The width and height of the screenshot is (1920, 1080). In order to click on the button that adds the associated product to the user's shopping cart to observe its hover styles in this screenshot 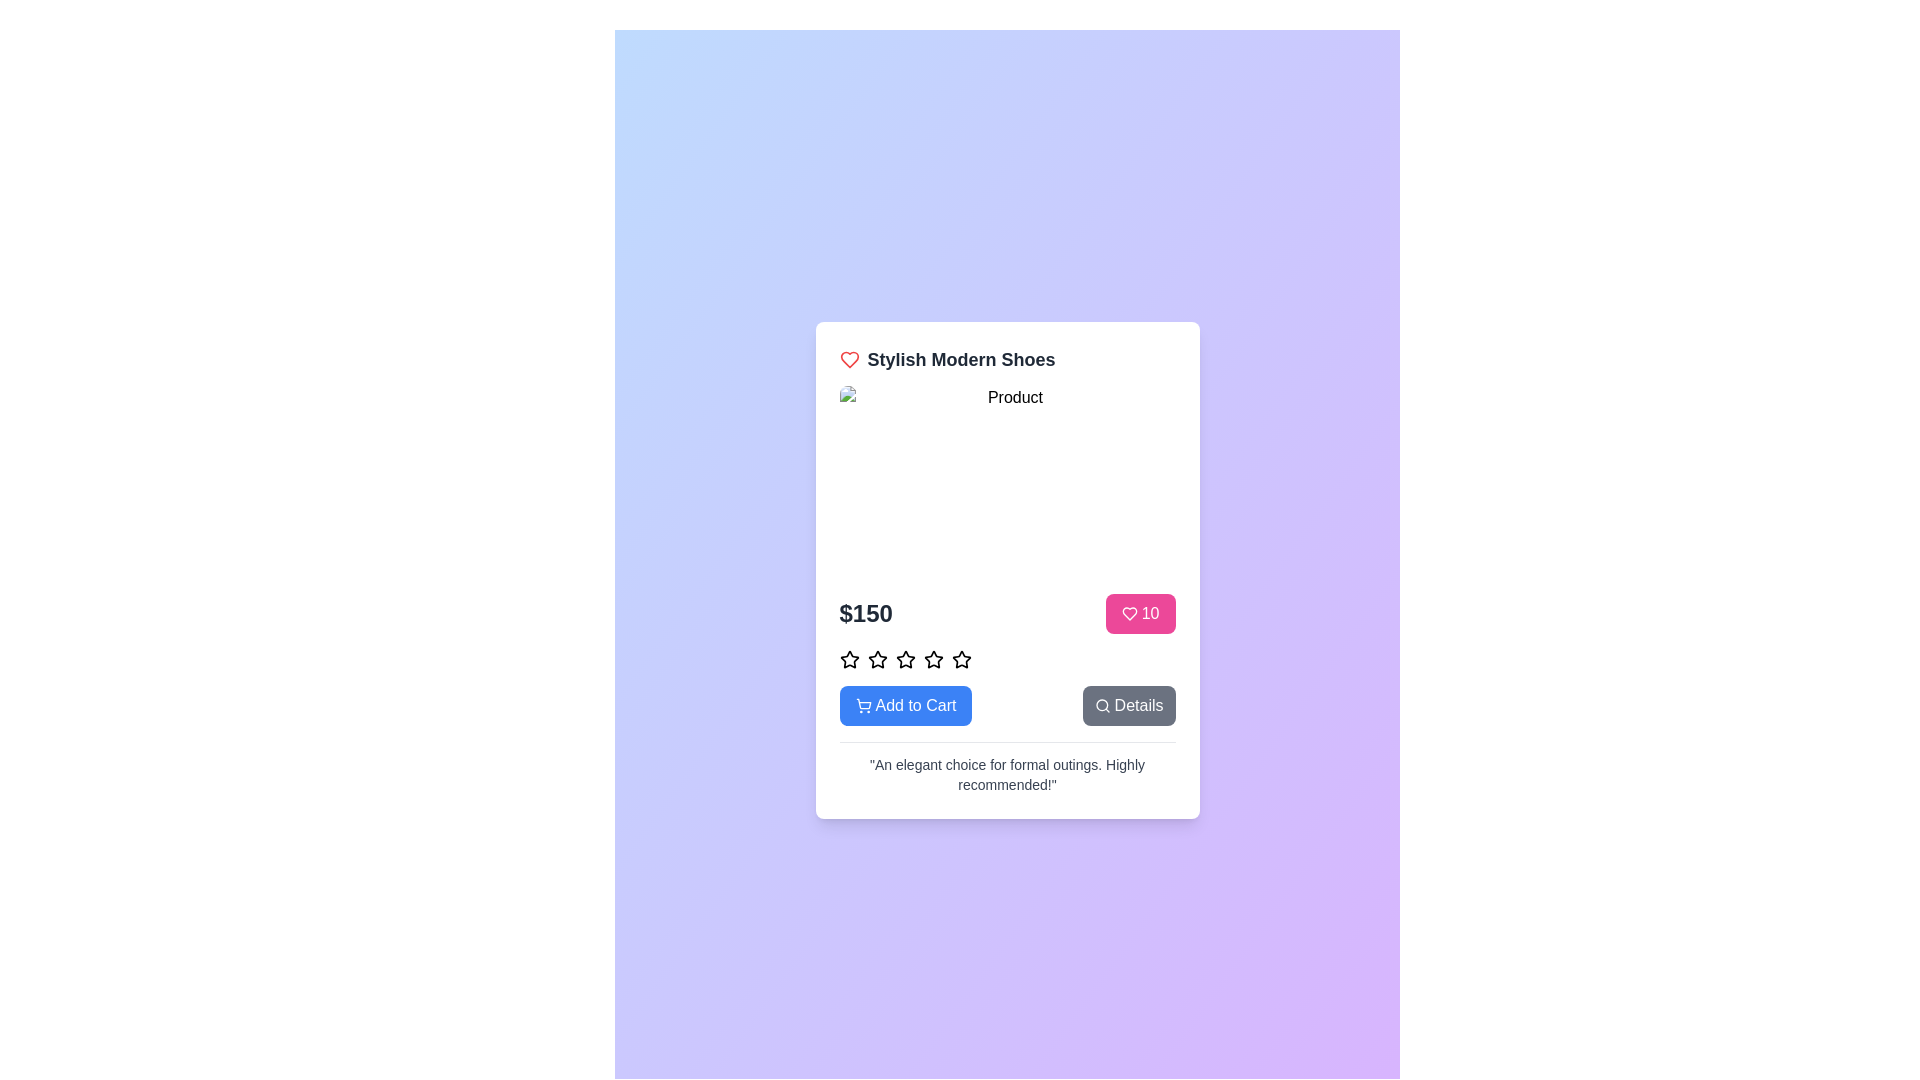, I will do `click(905, 704)`.